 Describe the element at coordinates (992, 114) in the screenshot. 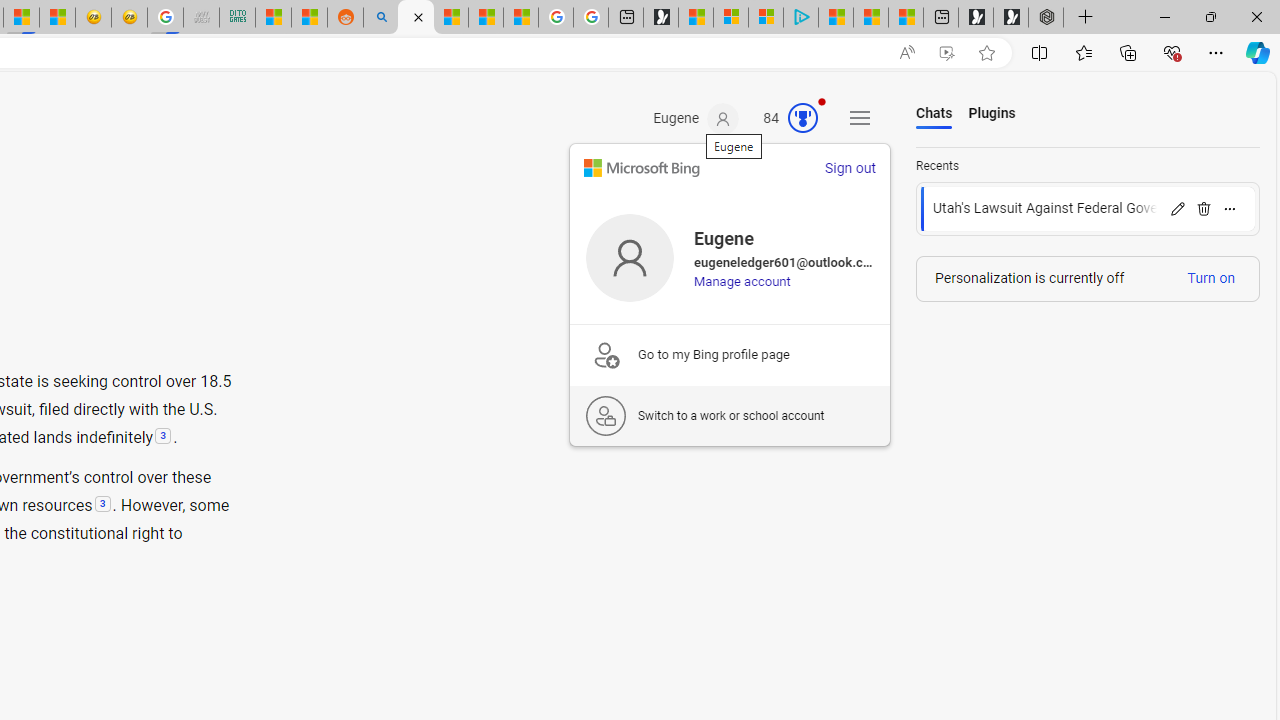

I see `'Plugins'` at that location.